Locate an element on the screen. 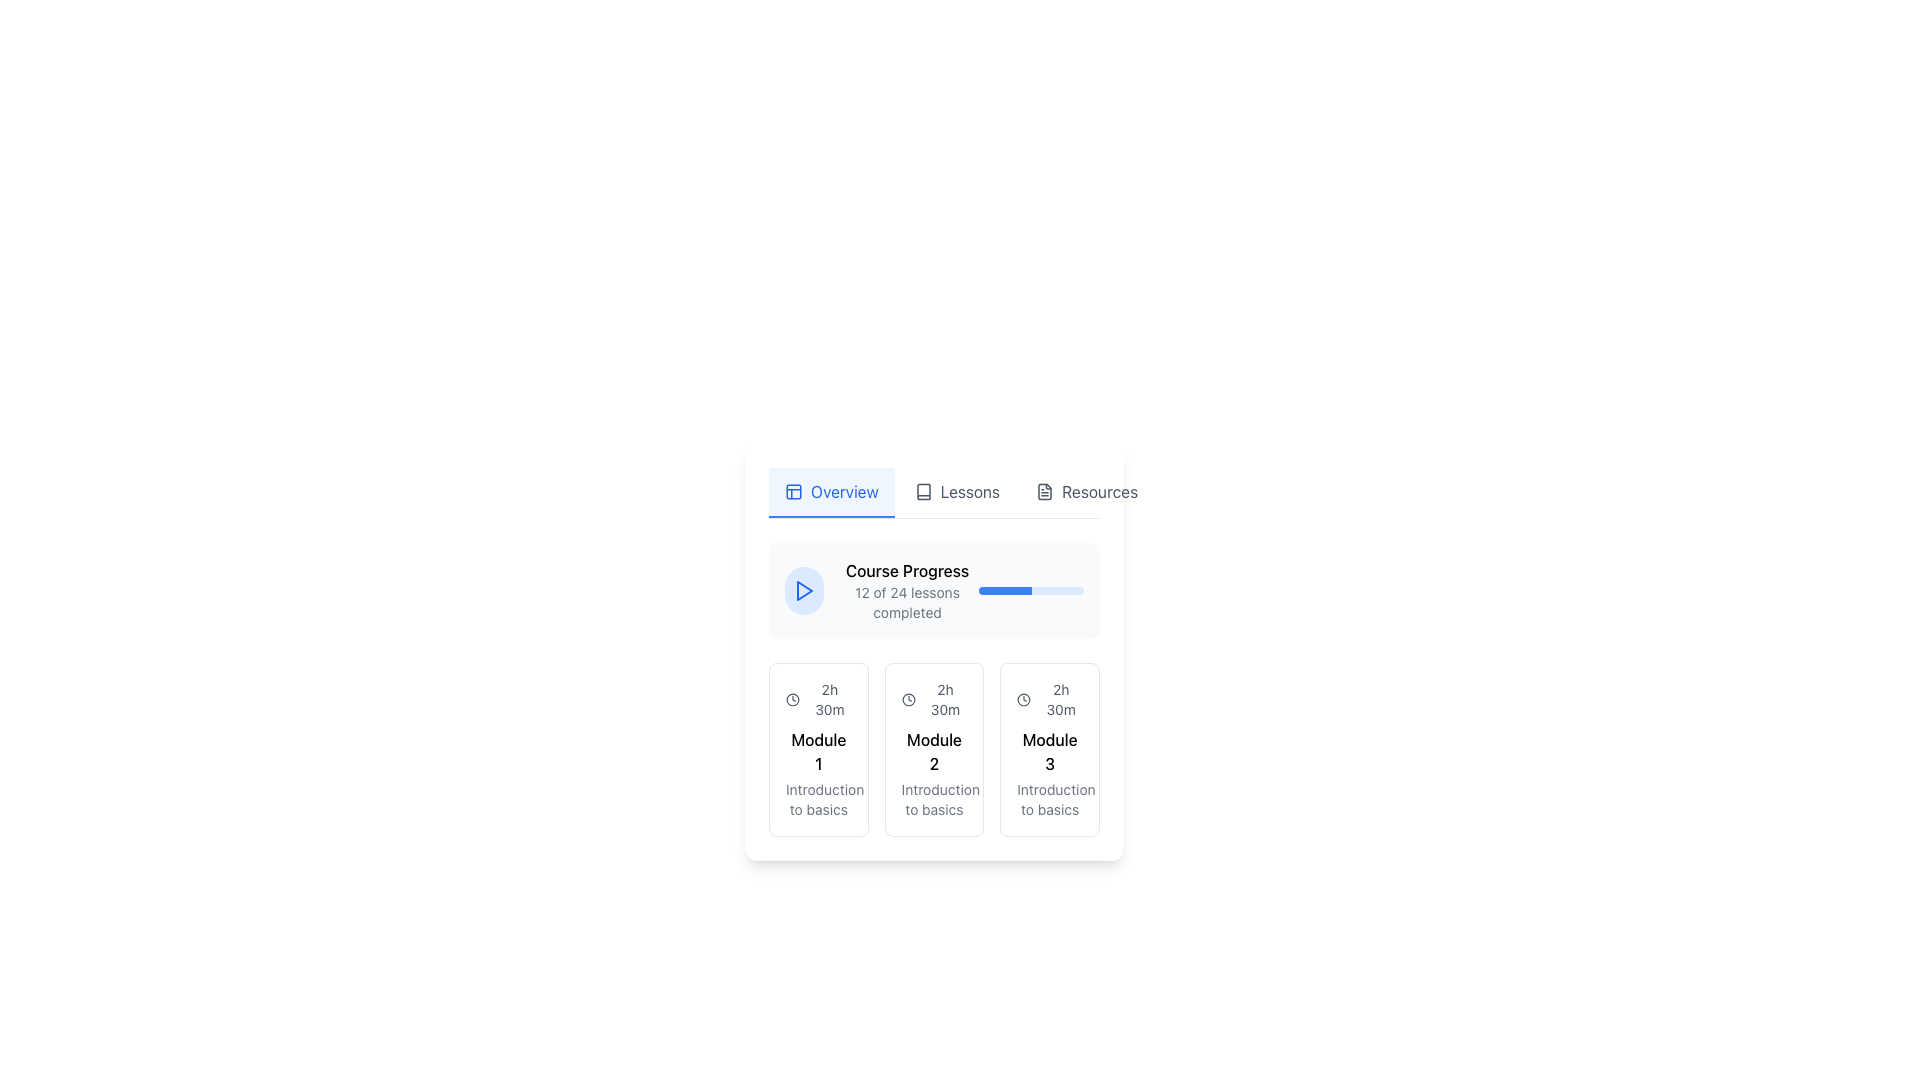 The height and width of the screenshot is (1080, 1920). the text label displaying the duration of 'Module 2', which is positioned to the right of a clock icon within the second column of module durations is located at coordinates (944, 698).